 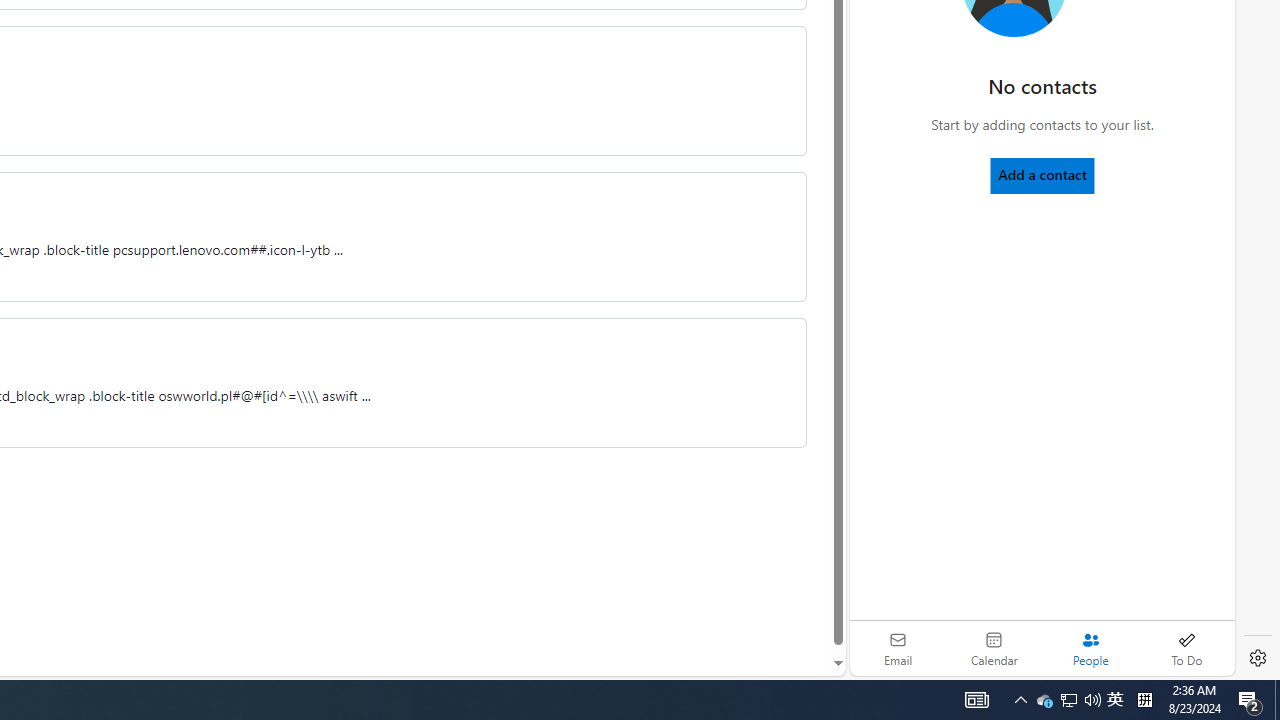 What do you see at coordinates (1040, 174) in the screenshot?
I see `'Add a contact'` at bounding box center [1040, 174].